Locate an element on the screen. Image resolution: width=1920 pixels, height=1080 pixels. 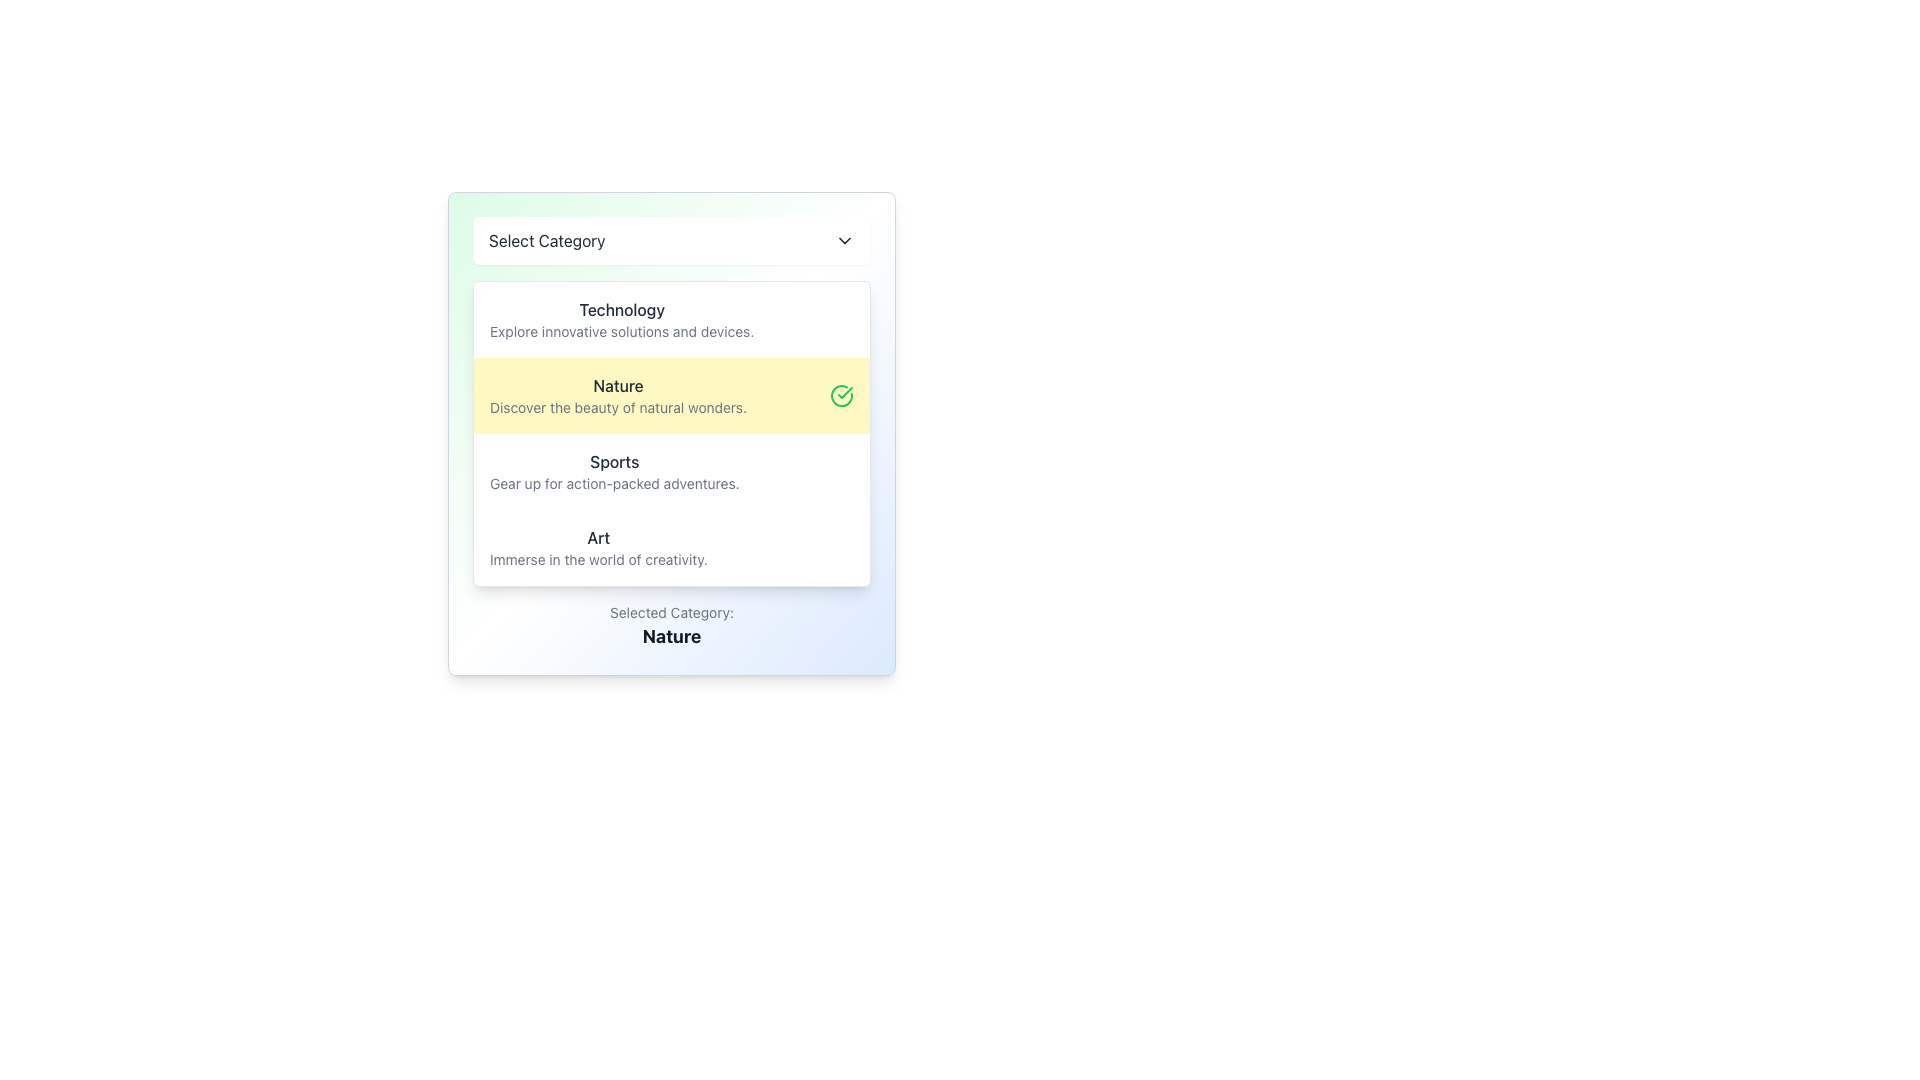
the 'Technology' text label, which is styled in bold and larger size, located at the top of the category selection box is located at coordinates (621, 309).